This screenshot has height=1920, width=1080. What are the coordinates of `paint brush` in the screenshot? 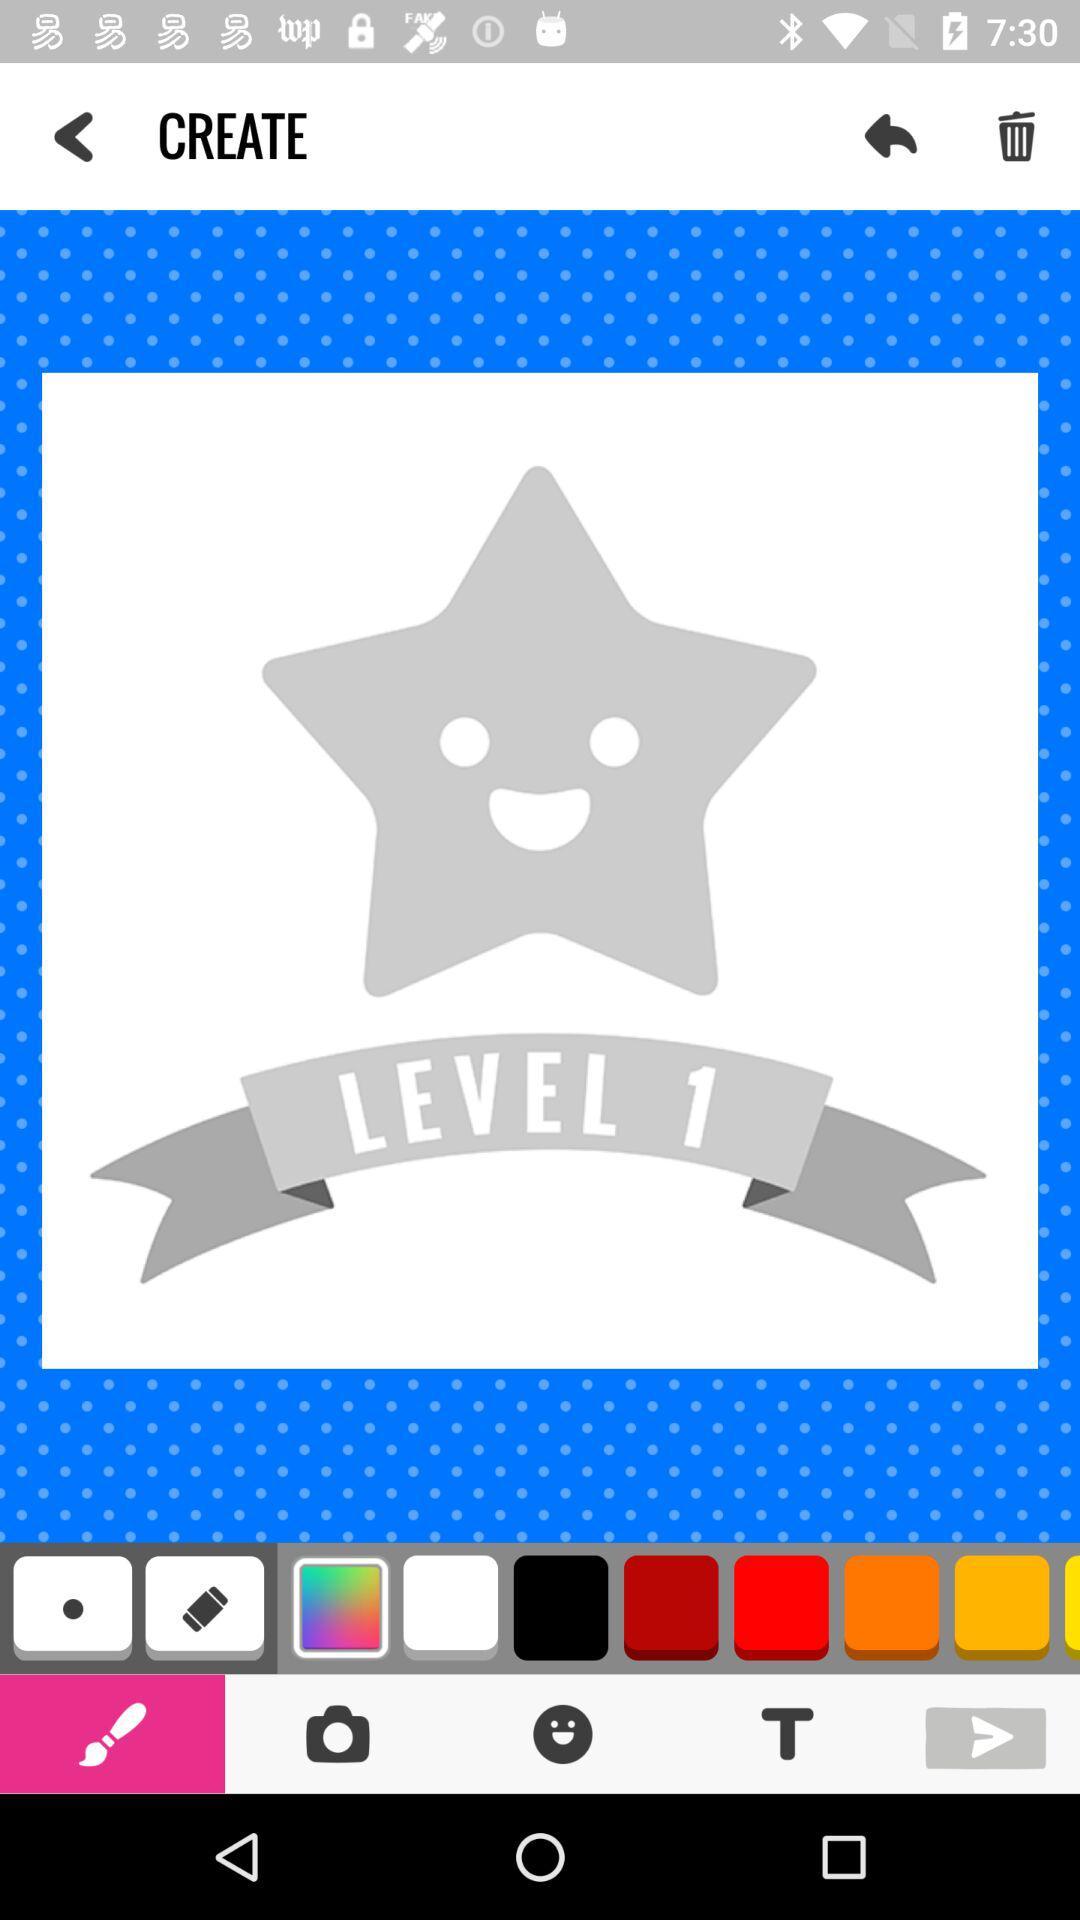 It's located at (112, 1732).